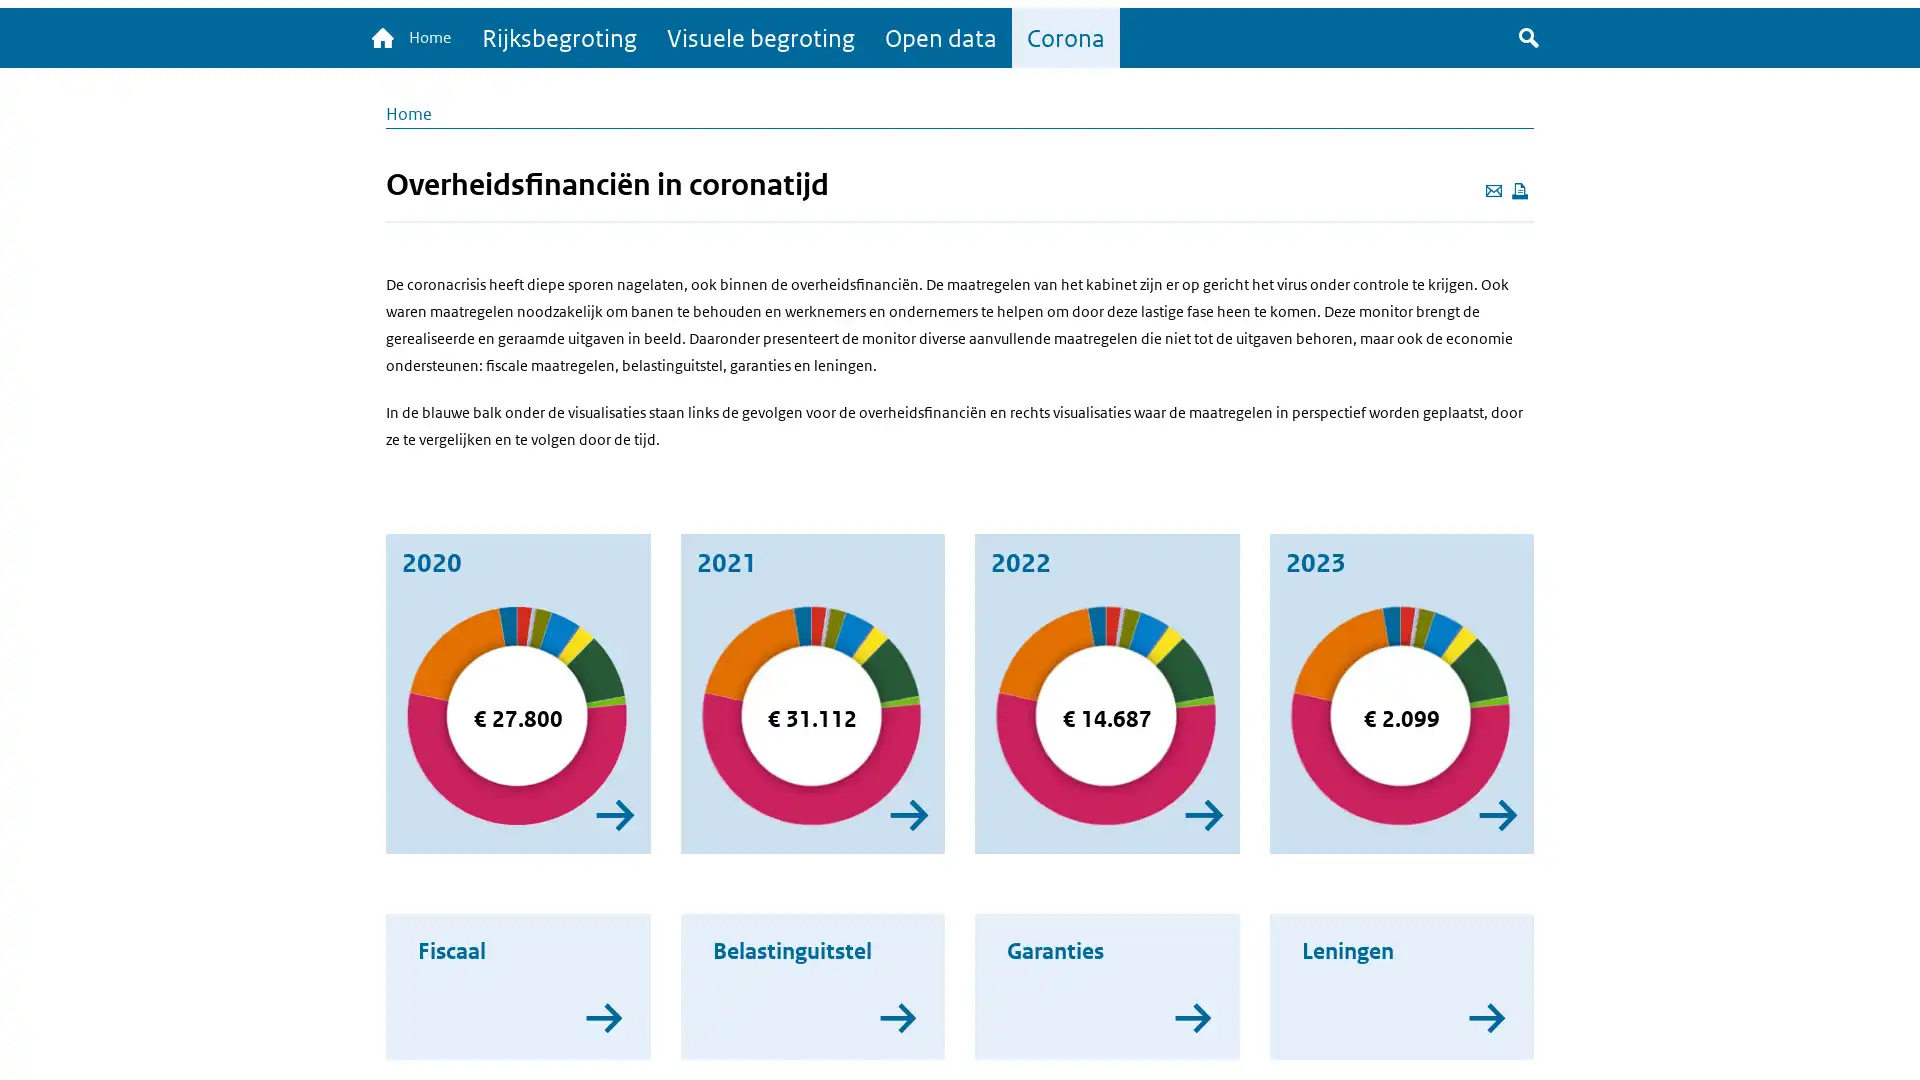 This screenshot has width=1920, height=1080. What do you see at coordinates (1520, 192) in the screenshot?
I see `Deze pagina afdrukken` at bounding box center [1520, 192].